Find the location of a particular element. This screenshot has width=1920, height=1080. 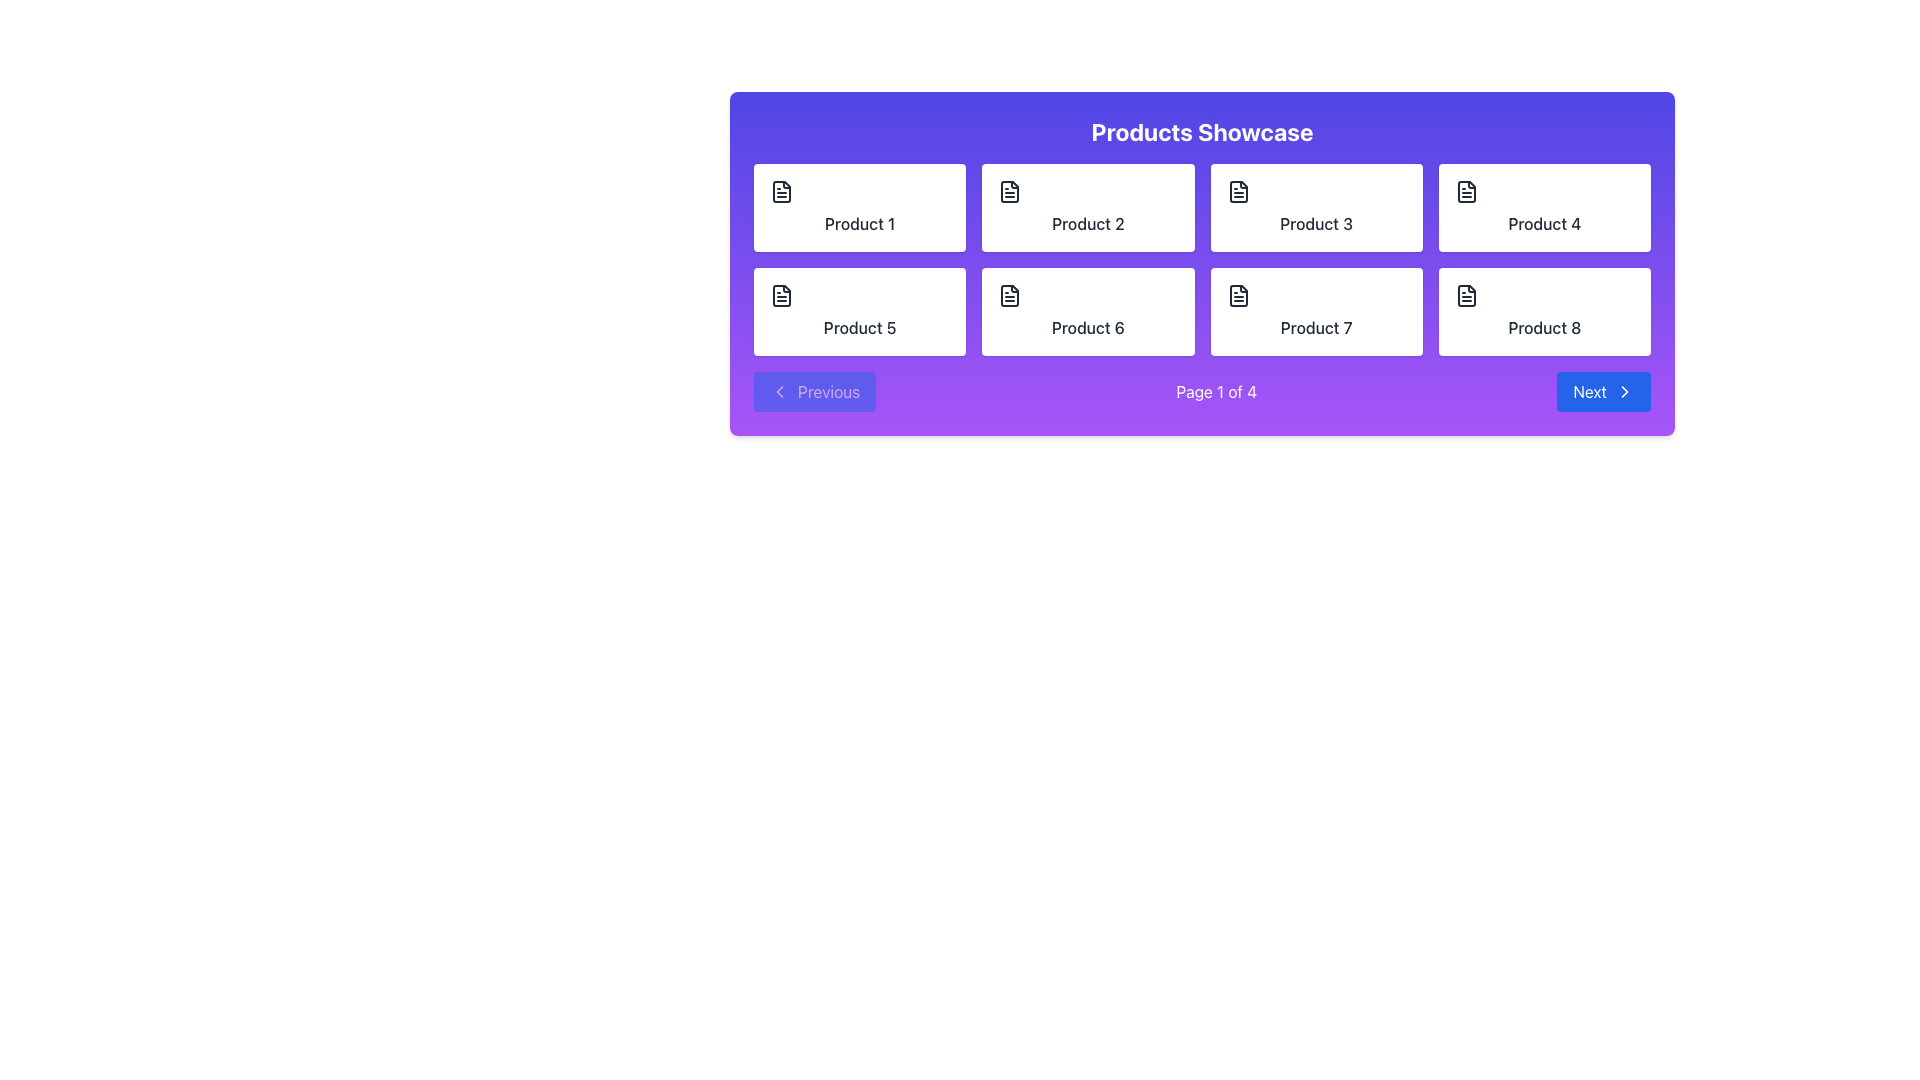

the file icon representing 'Product 7' in the second row and third column of the 'Products Showcase' section is located at coordinates (1237, 296).